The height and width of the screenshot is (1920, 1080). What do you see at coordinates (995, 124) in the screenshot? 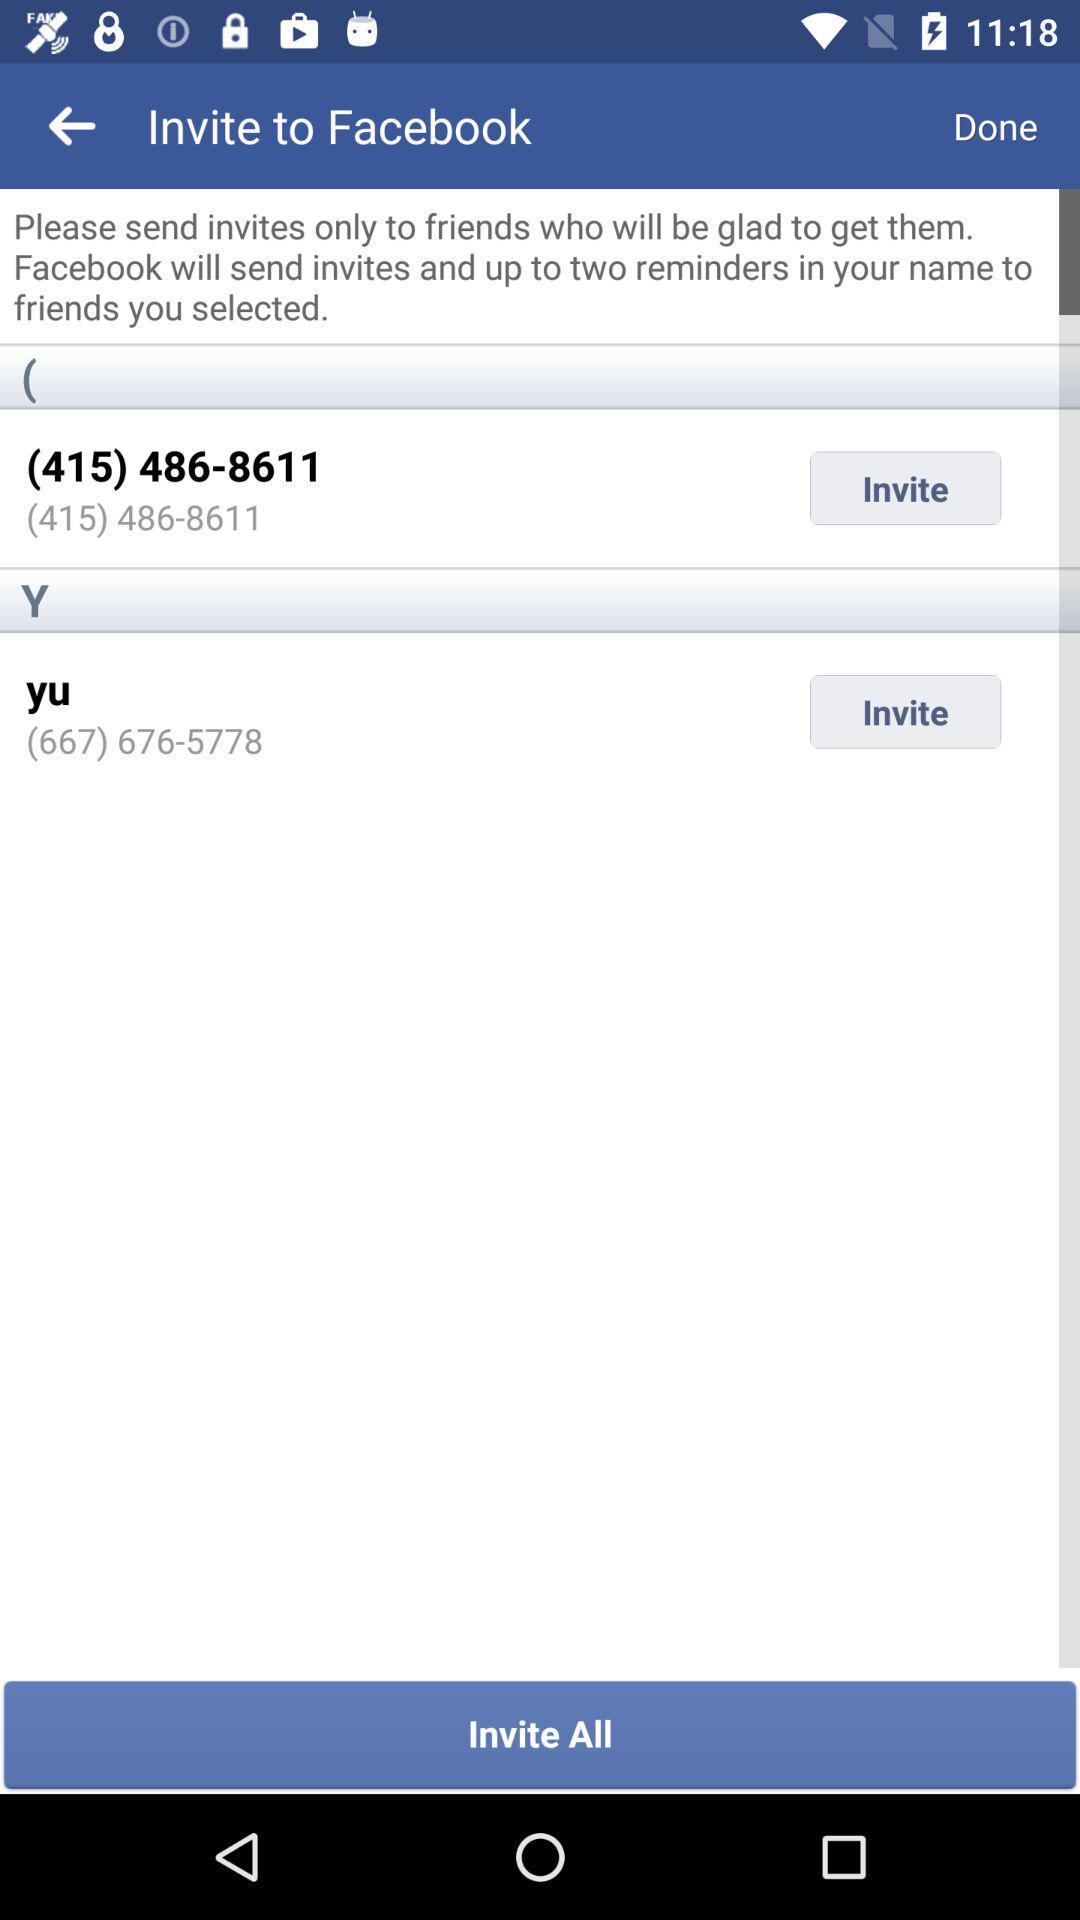
I see `the done` at bounding box center [995, 124].